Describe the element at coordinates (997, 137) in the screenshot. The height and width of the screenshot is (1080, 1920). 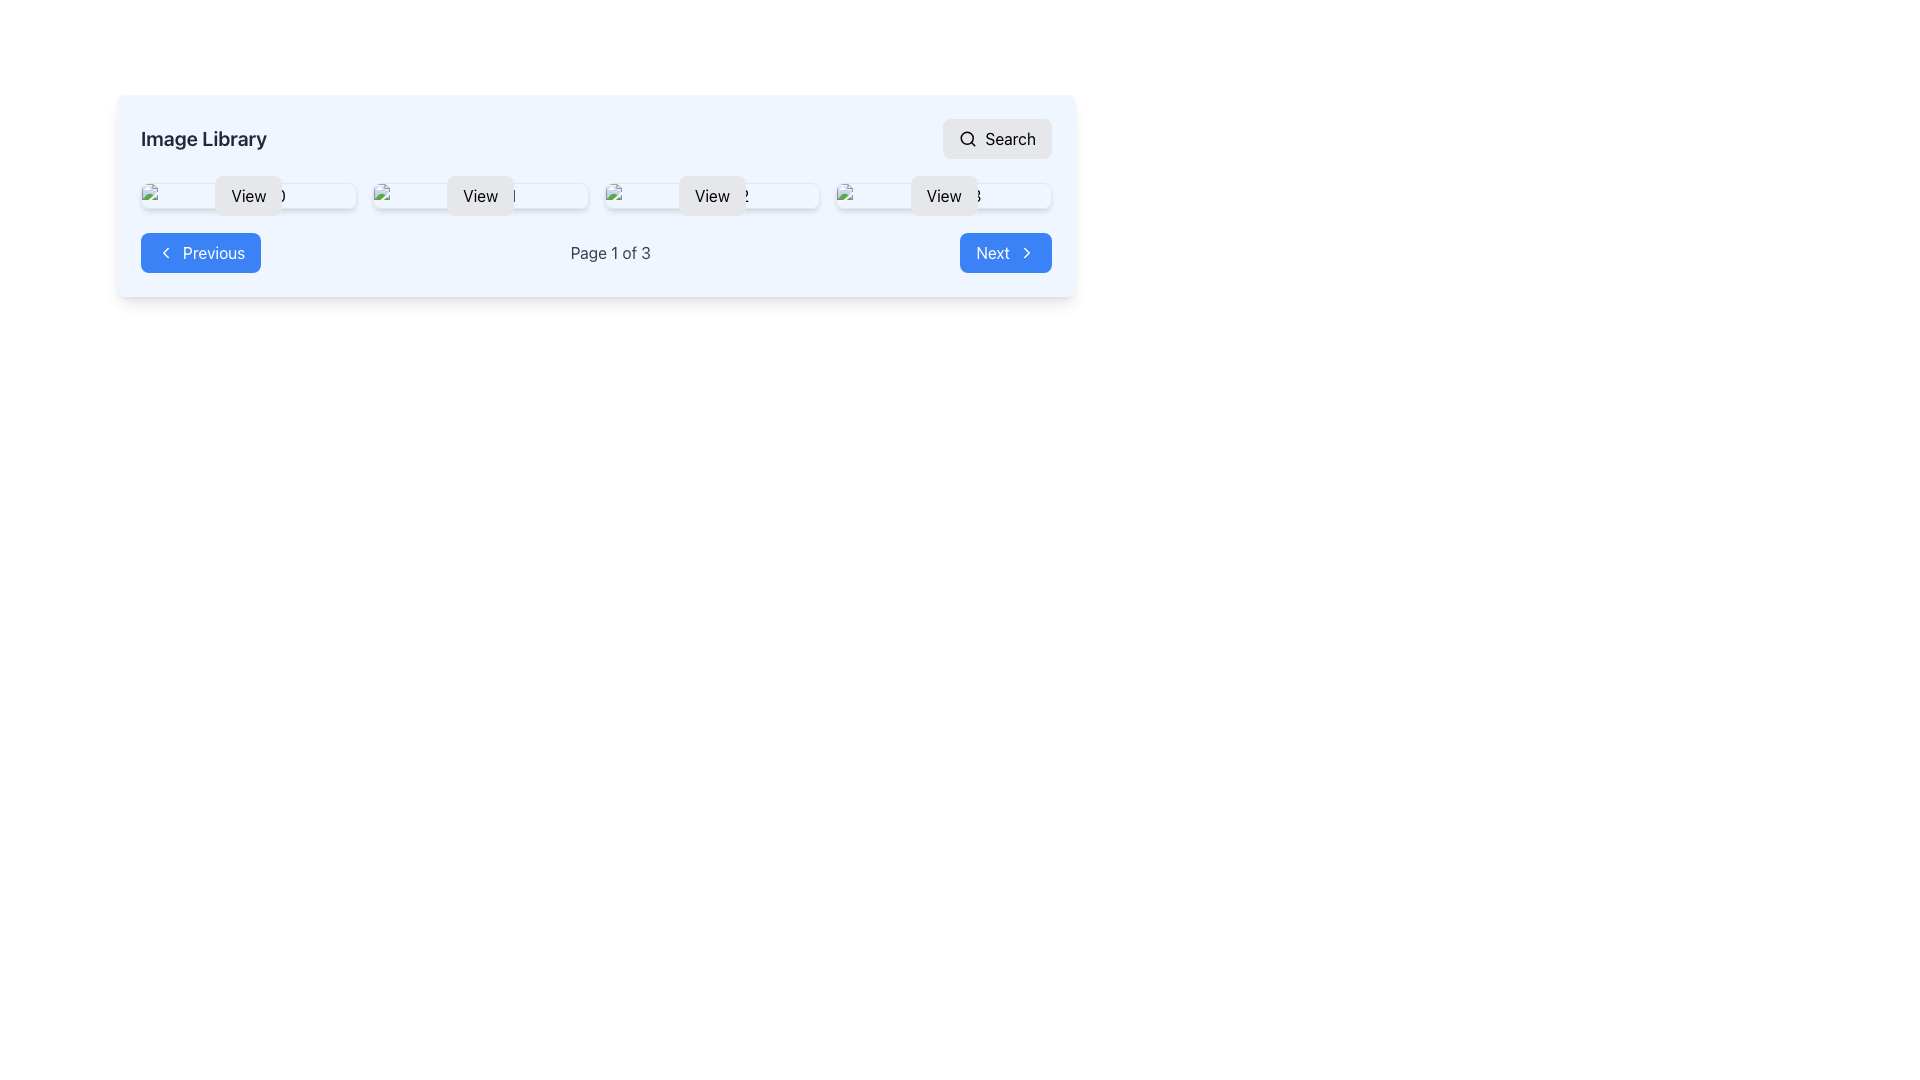
I see `the gray rounded rectangle button with a magnifying glass icon and the text 'Search' located in the top right corner of the 'Image Library' section to initiate search` at that location.